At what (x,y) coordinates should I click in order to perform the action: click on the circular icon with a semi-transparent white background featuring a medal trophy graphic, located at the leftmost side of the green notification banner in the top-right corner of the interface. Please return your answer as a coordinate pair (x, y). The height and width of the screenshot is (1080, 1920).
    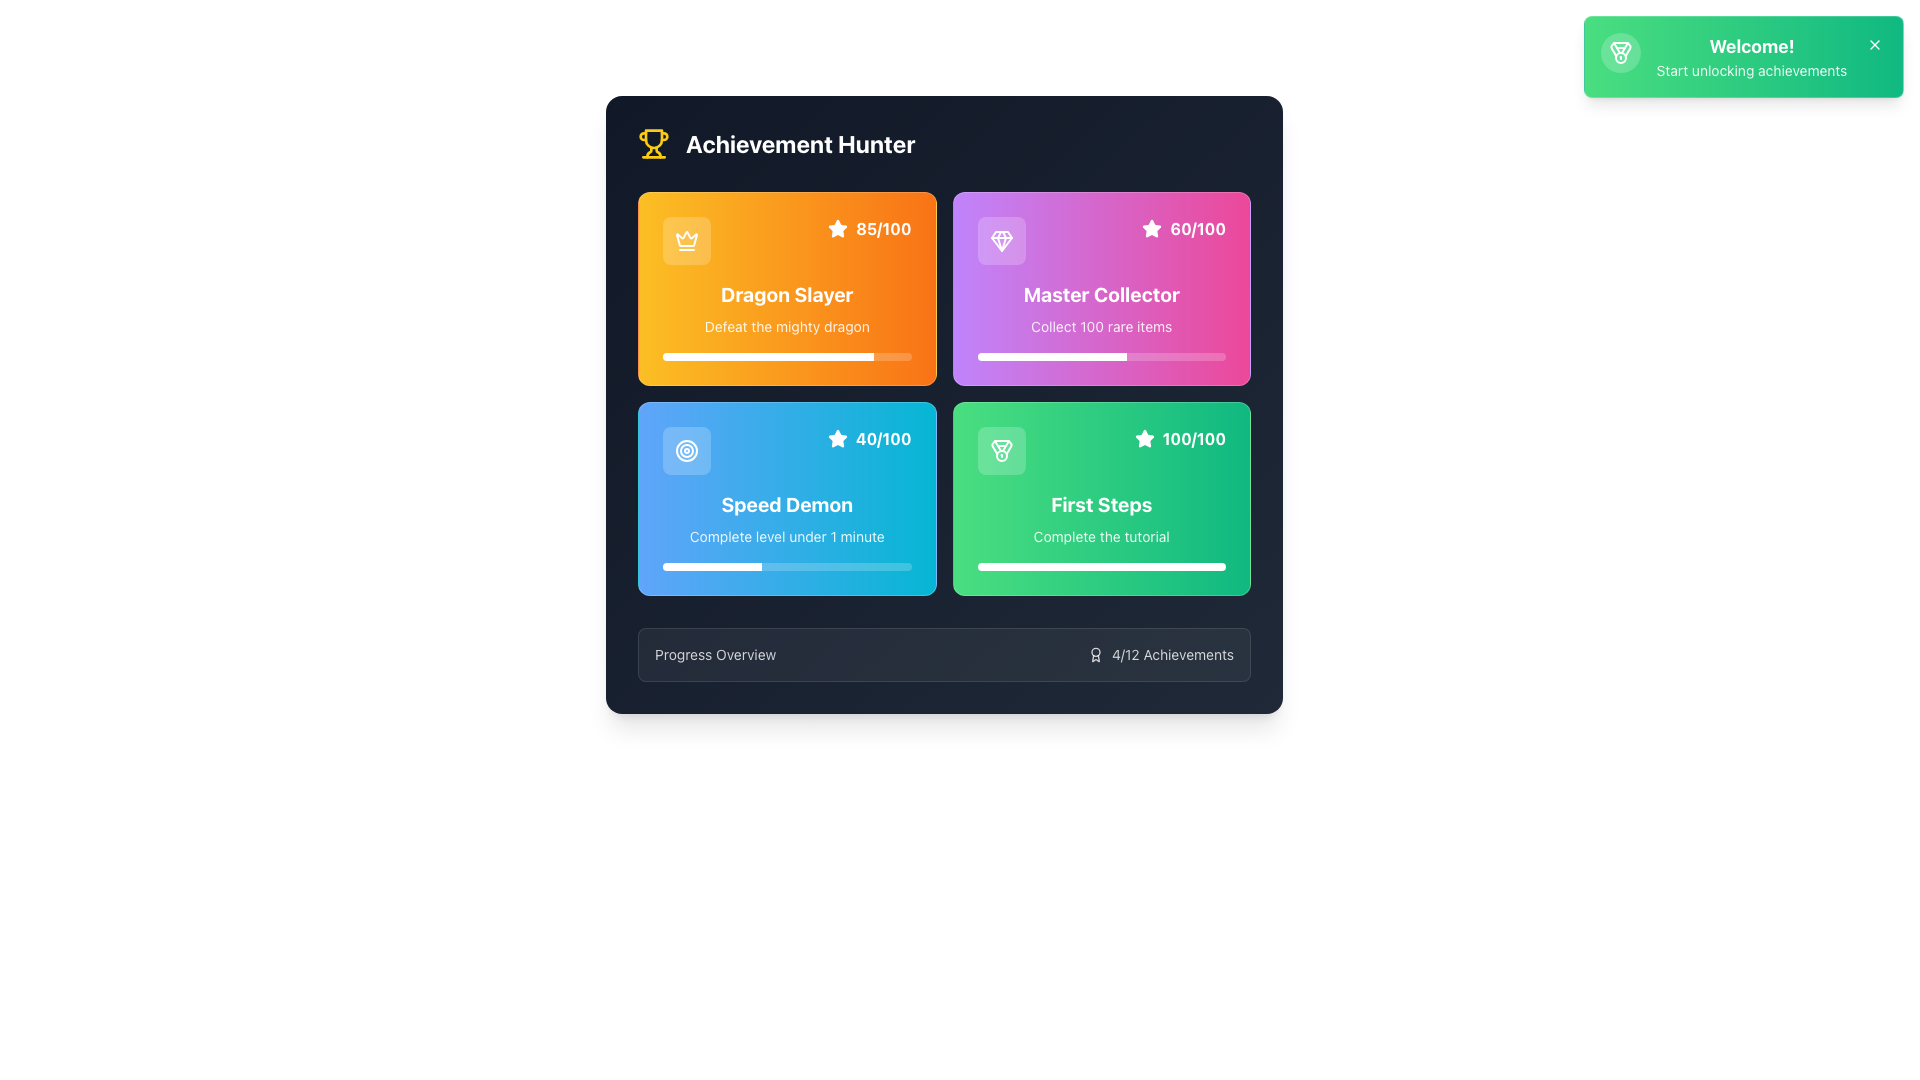
    Looking at the image, I should click on (1621, 52).